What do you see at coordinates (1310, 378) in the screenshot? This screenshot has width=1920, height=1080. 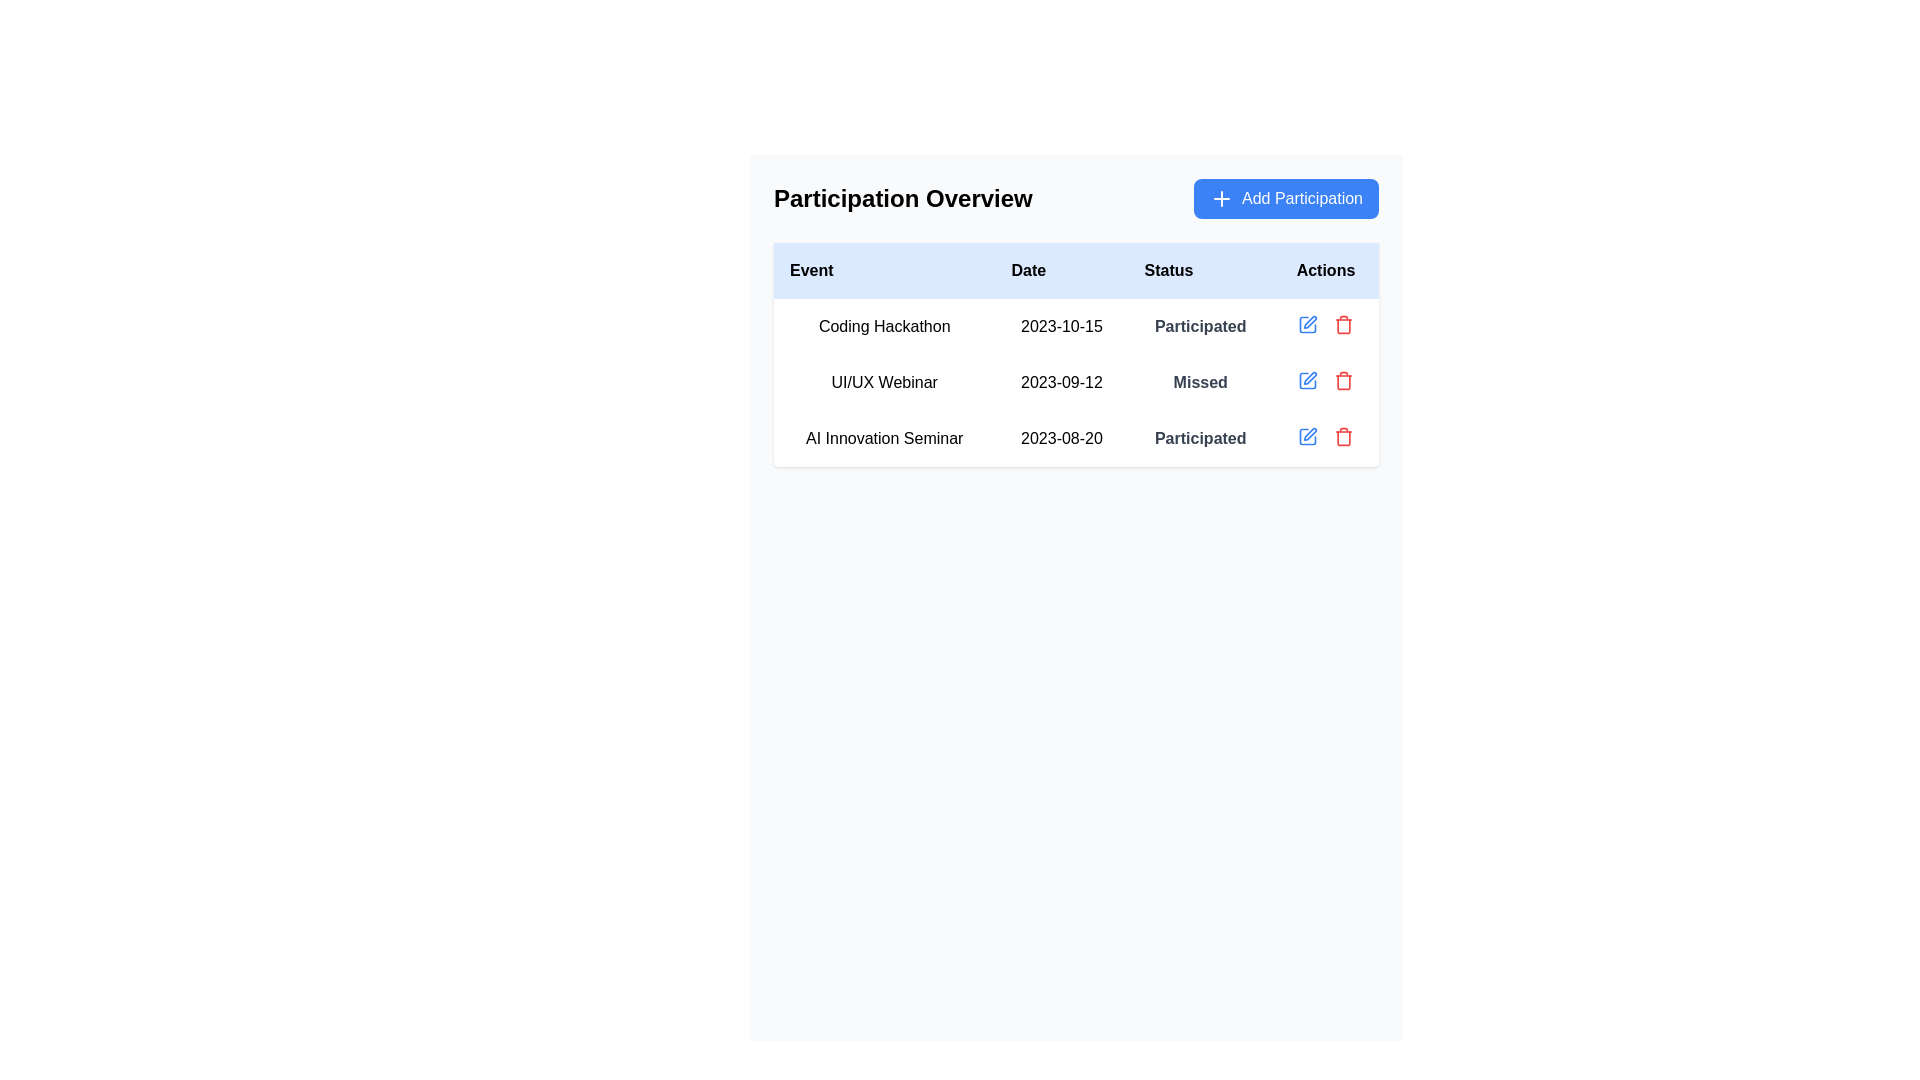 I see `the pen icon, which is a small blue graphical component located in the 'Actions' column of the second row of the table` at bounding box center [1310, 378].